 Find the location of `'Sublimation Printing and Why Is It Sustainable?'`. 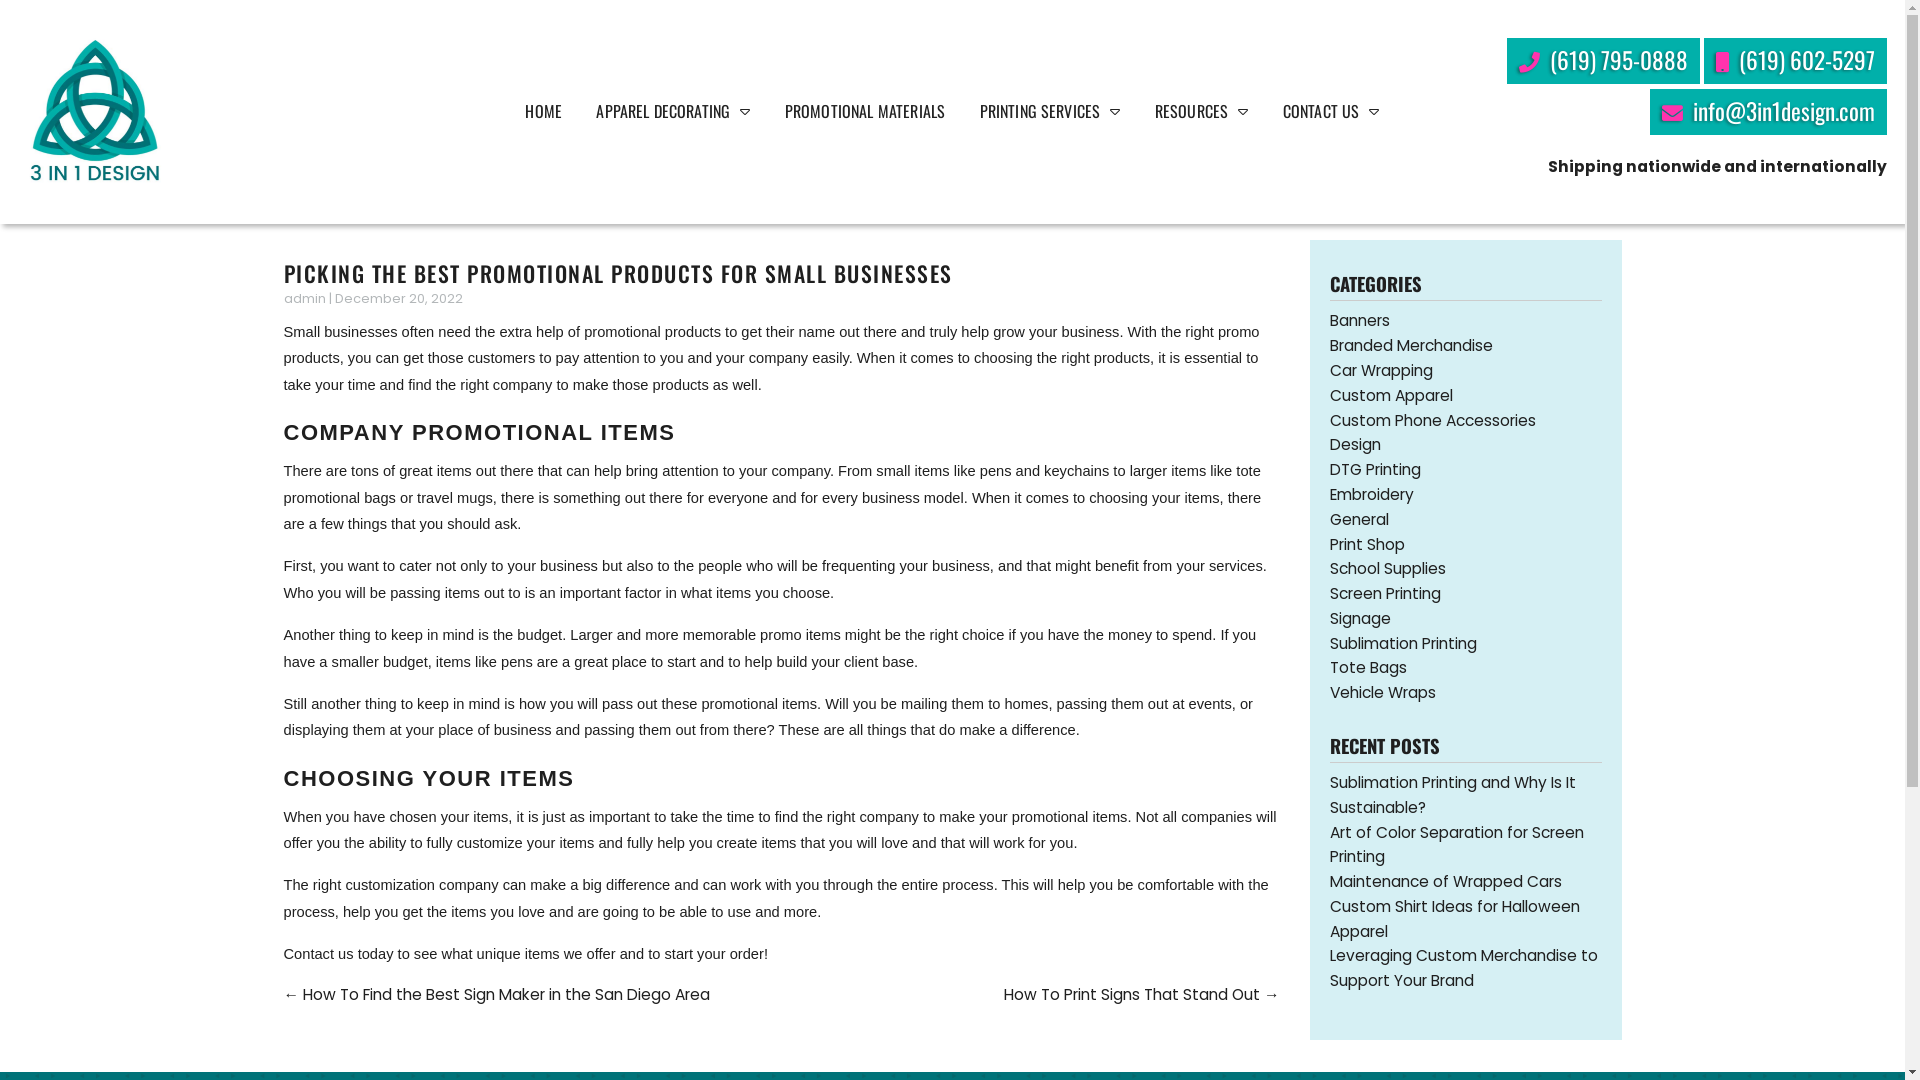

'Sublimation Printing and Why Is It Sustainable?' is located at coordinates (1453, 793).